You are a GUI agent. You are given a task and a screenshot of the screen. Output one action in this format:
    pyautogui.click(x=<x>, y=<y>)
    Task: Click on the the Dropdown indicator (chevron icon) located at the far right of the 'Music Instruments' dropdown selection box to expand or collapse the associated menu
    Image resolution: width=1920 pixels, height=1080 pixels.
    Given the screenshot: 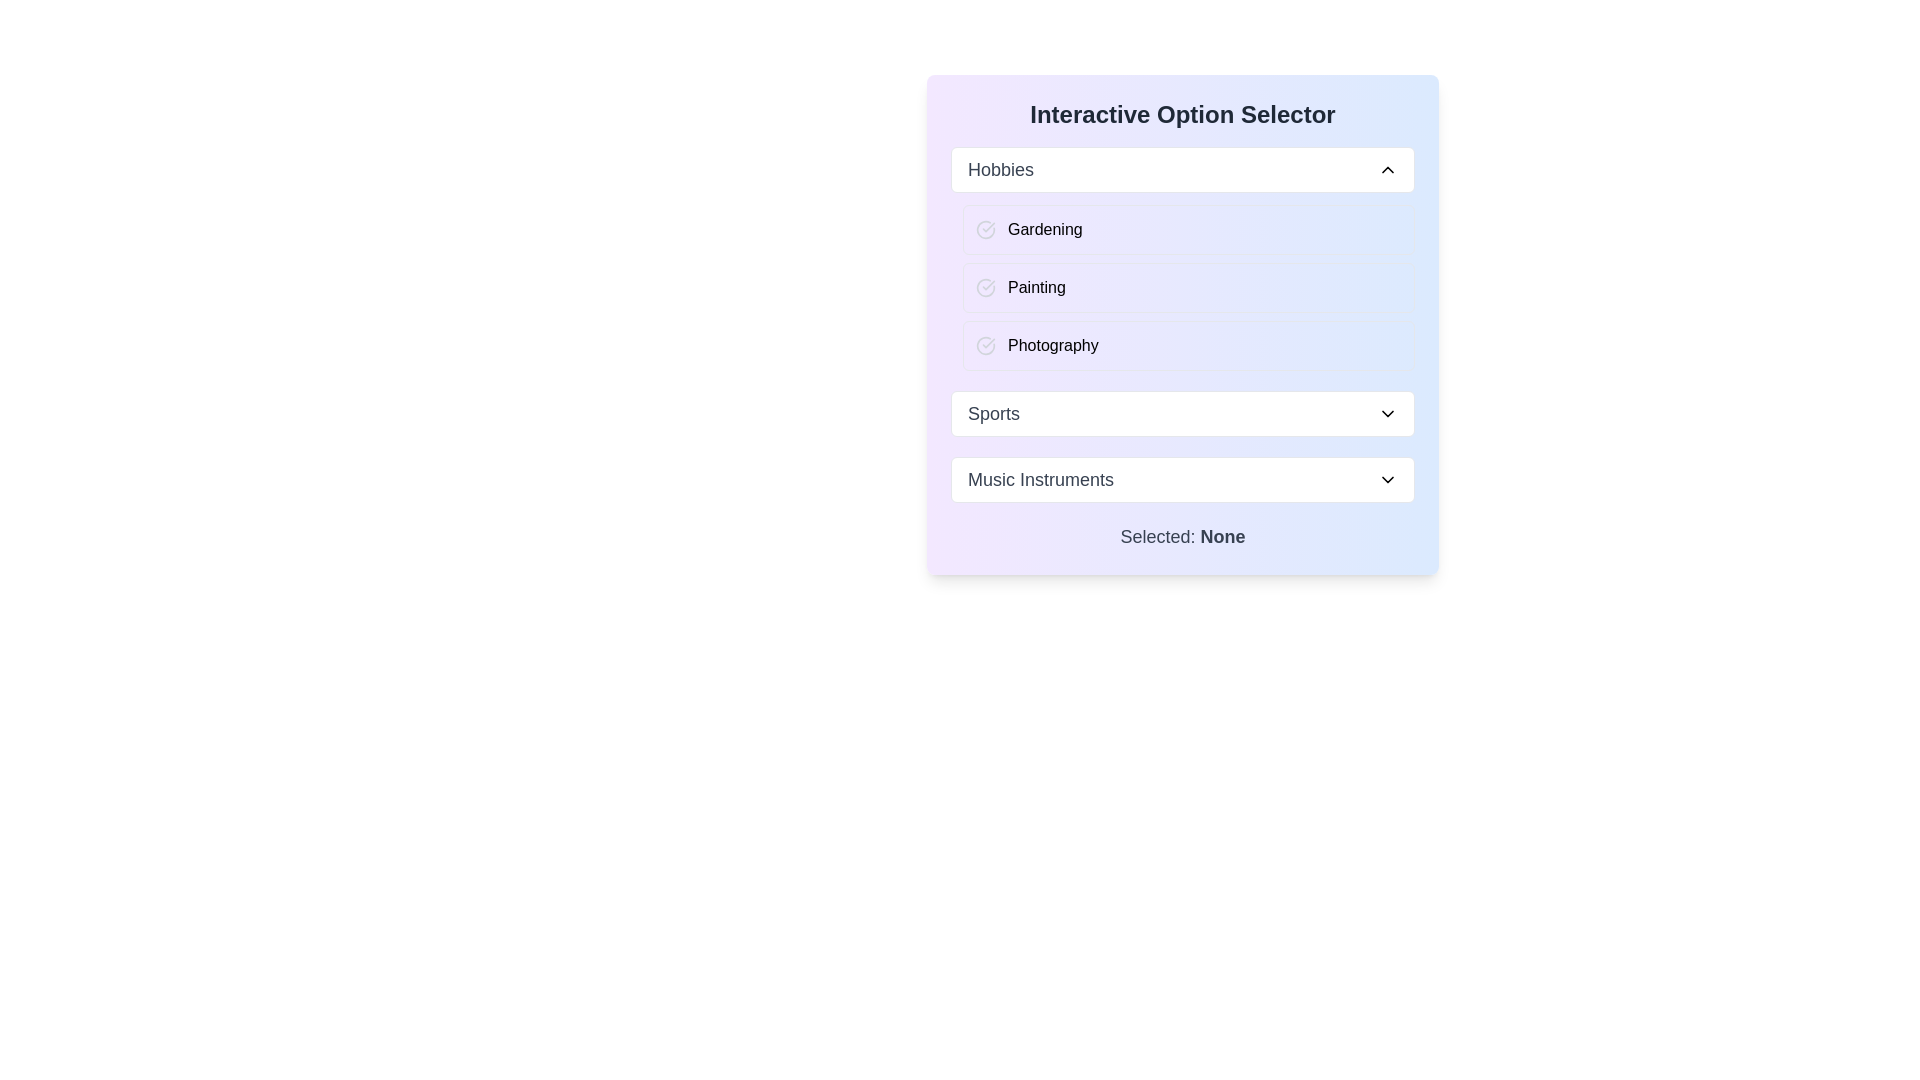 What is the action you would take?
    pyautogui.click(x=1386, y=479)
    